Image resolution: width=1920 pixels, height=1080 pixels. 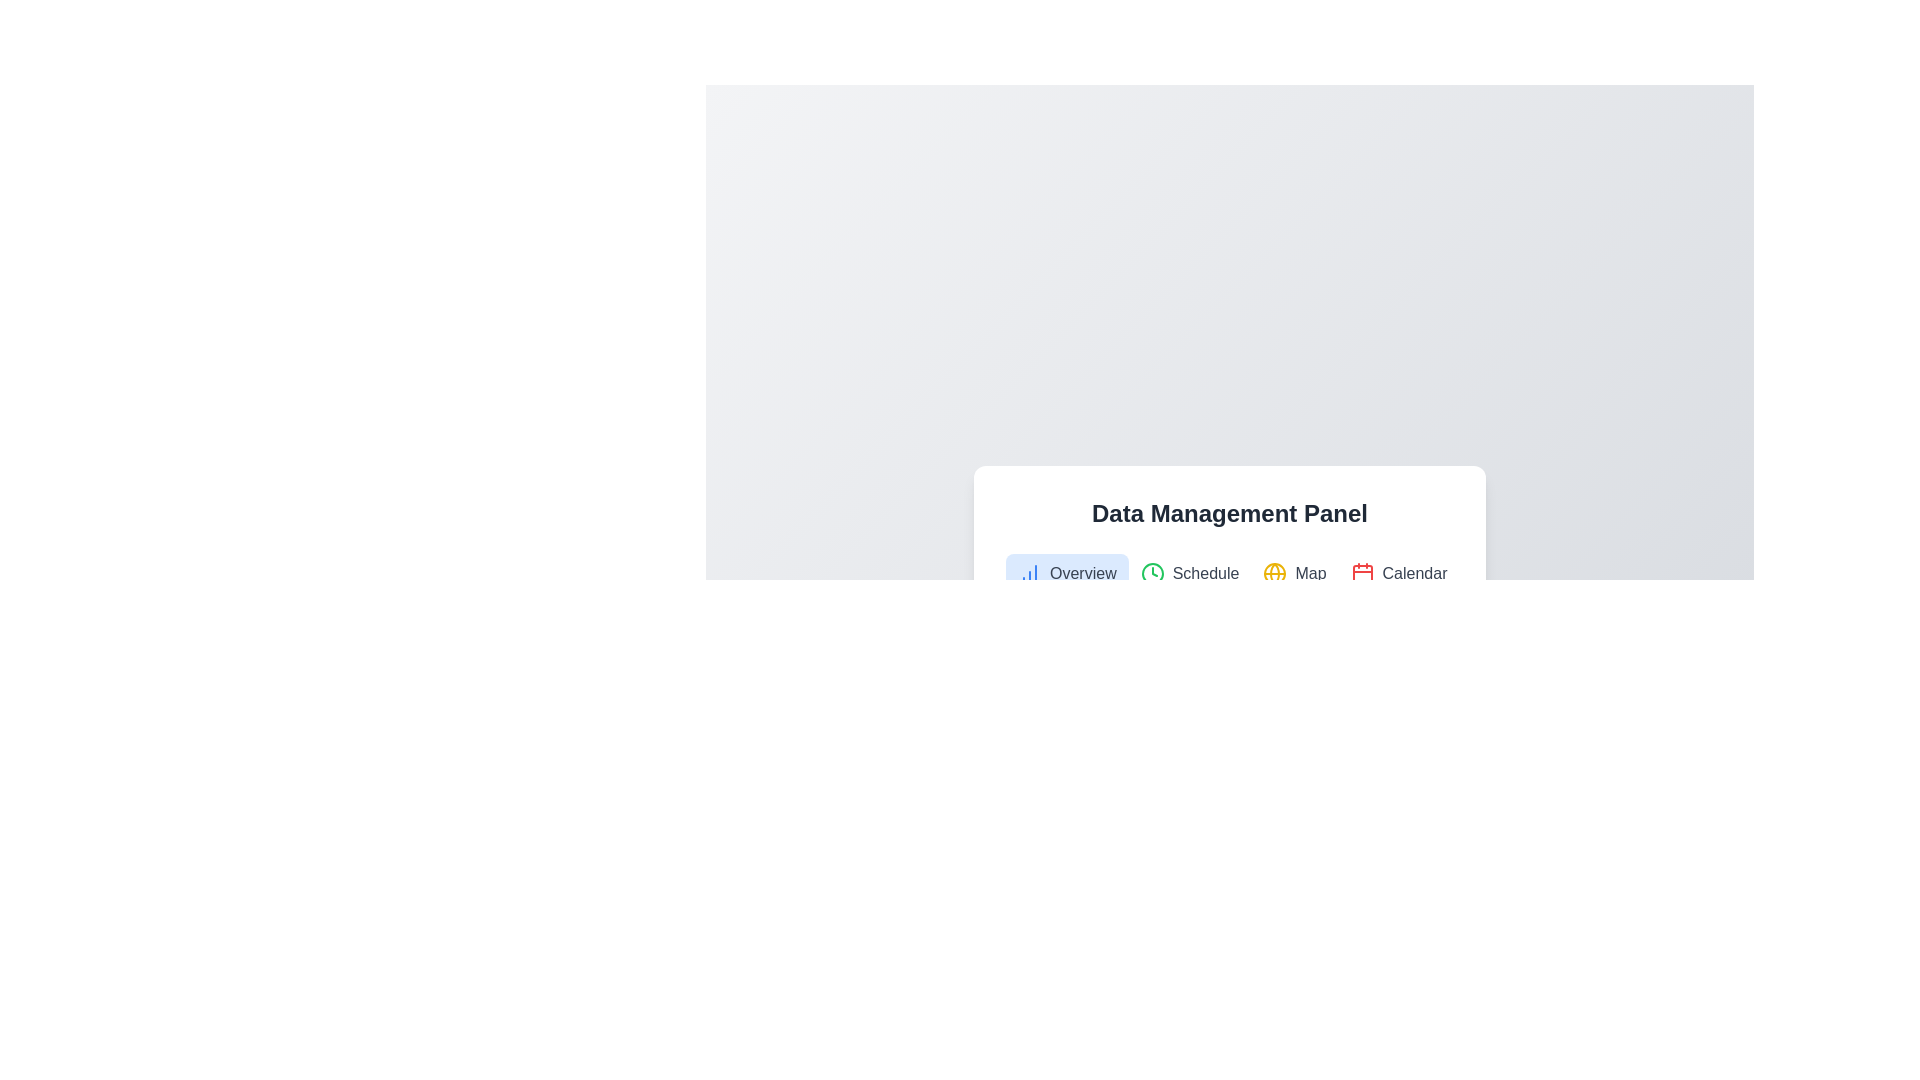 I want to click on the navigation button for the 'Map' page located in the horizontal navigation bar beneath 'Data Management Panel', so click(x=1295, y=574).